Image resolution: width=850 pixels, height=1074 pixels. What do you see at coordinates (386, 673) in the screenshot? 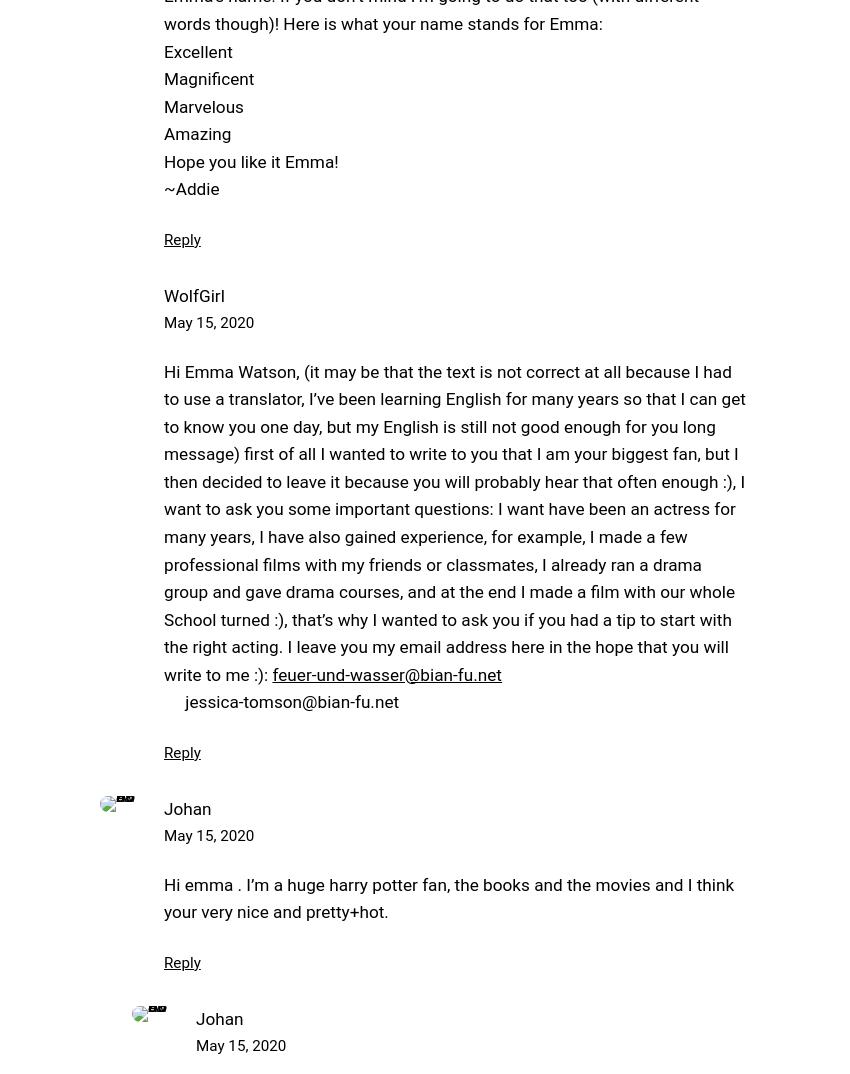
I see `'feuer-und-wasser@bian-fu.net'` at bounding box center [386, 673].